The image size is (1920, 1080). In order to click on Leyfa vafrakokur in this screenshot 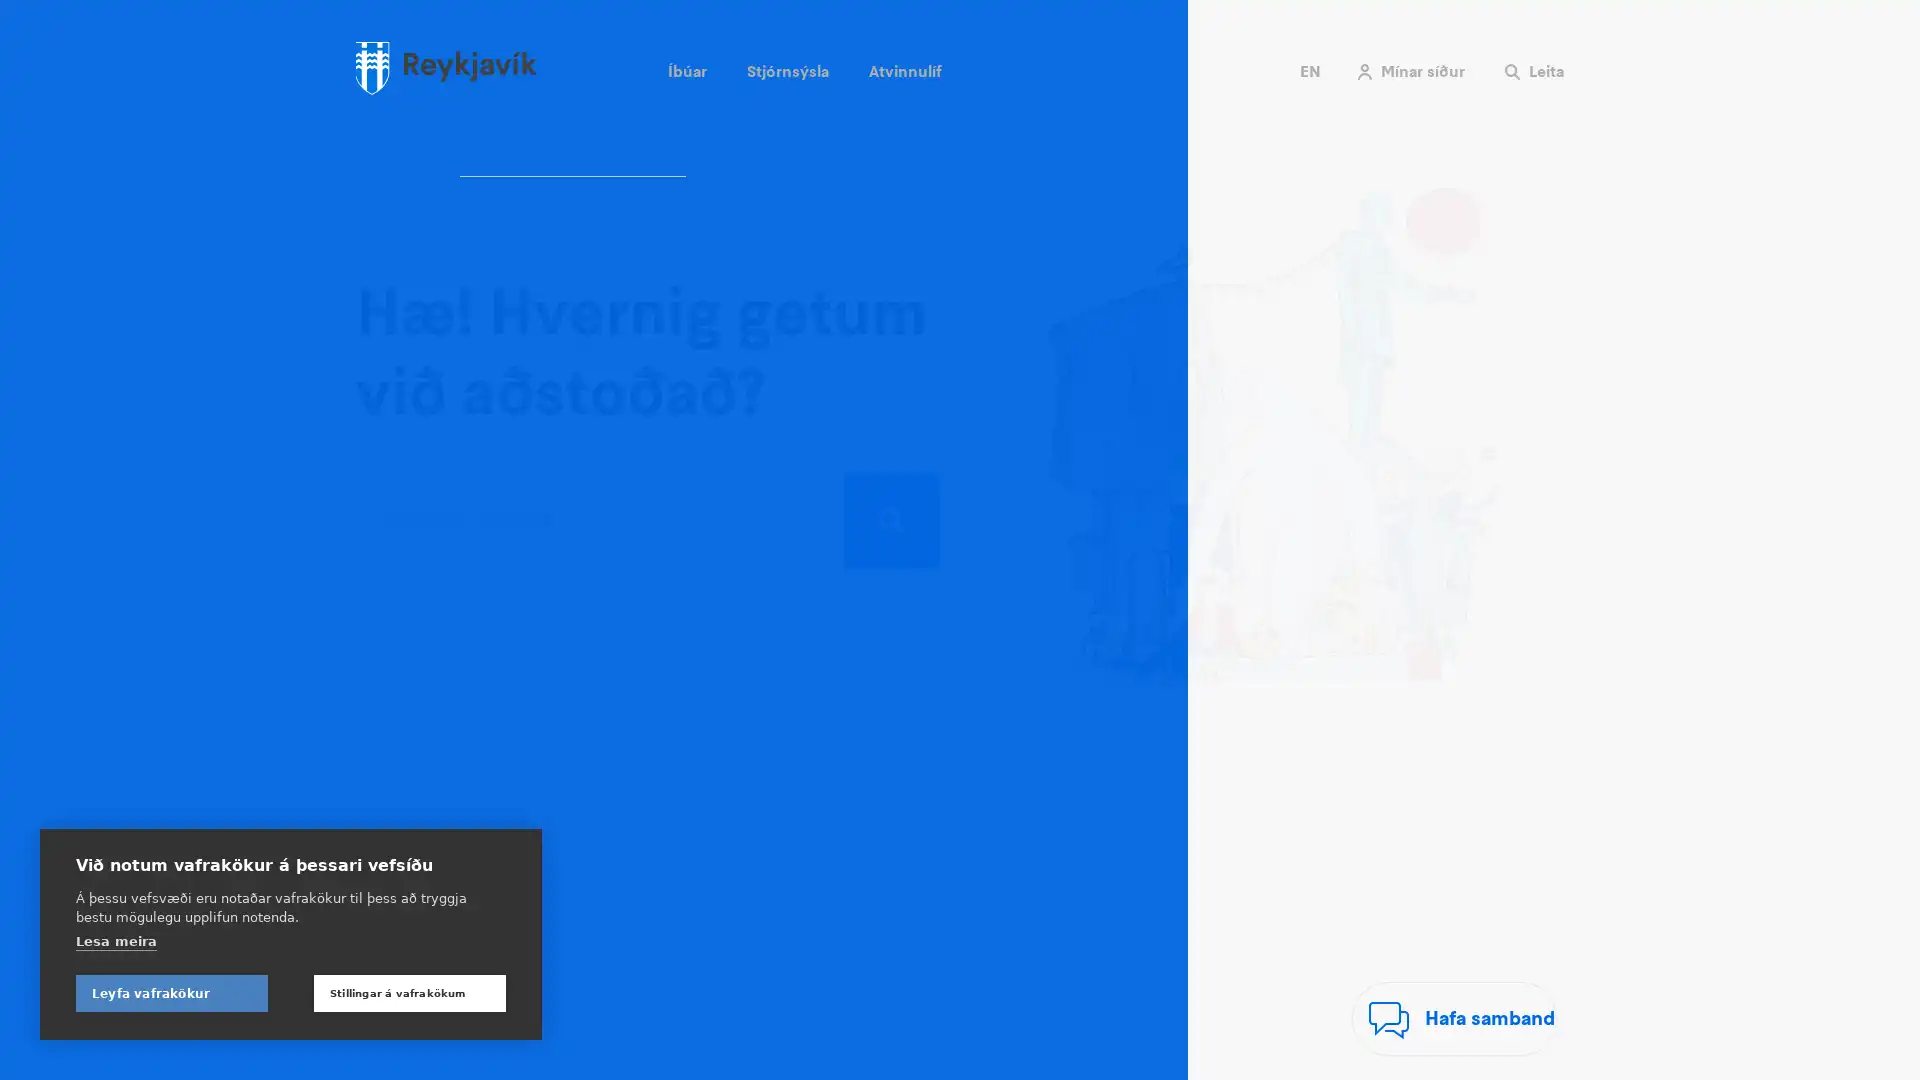, I will do `click(172, 993)`.